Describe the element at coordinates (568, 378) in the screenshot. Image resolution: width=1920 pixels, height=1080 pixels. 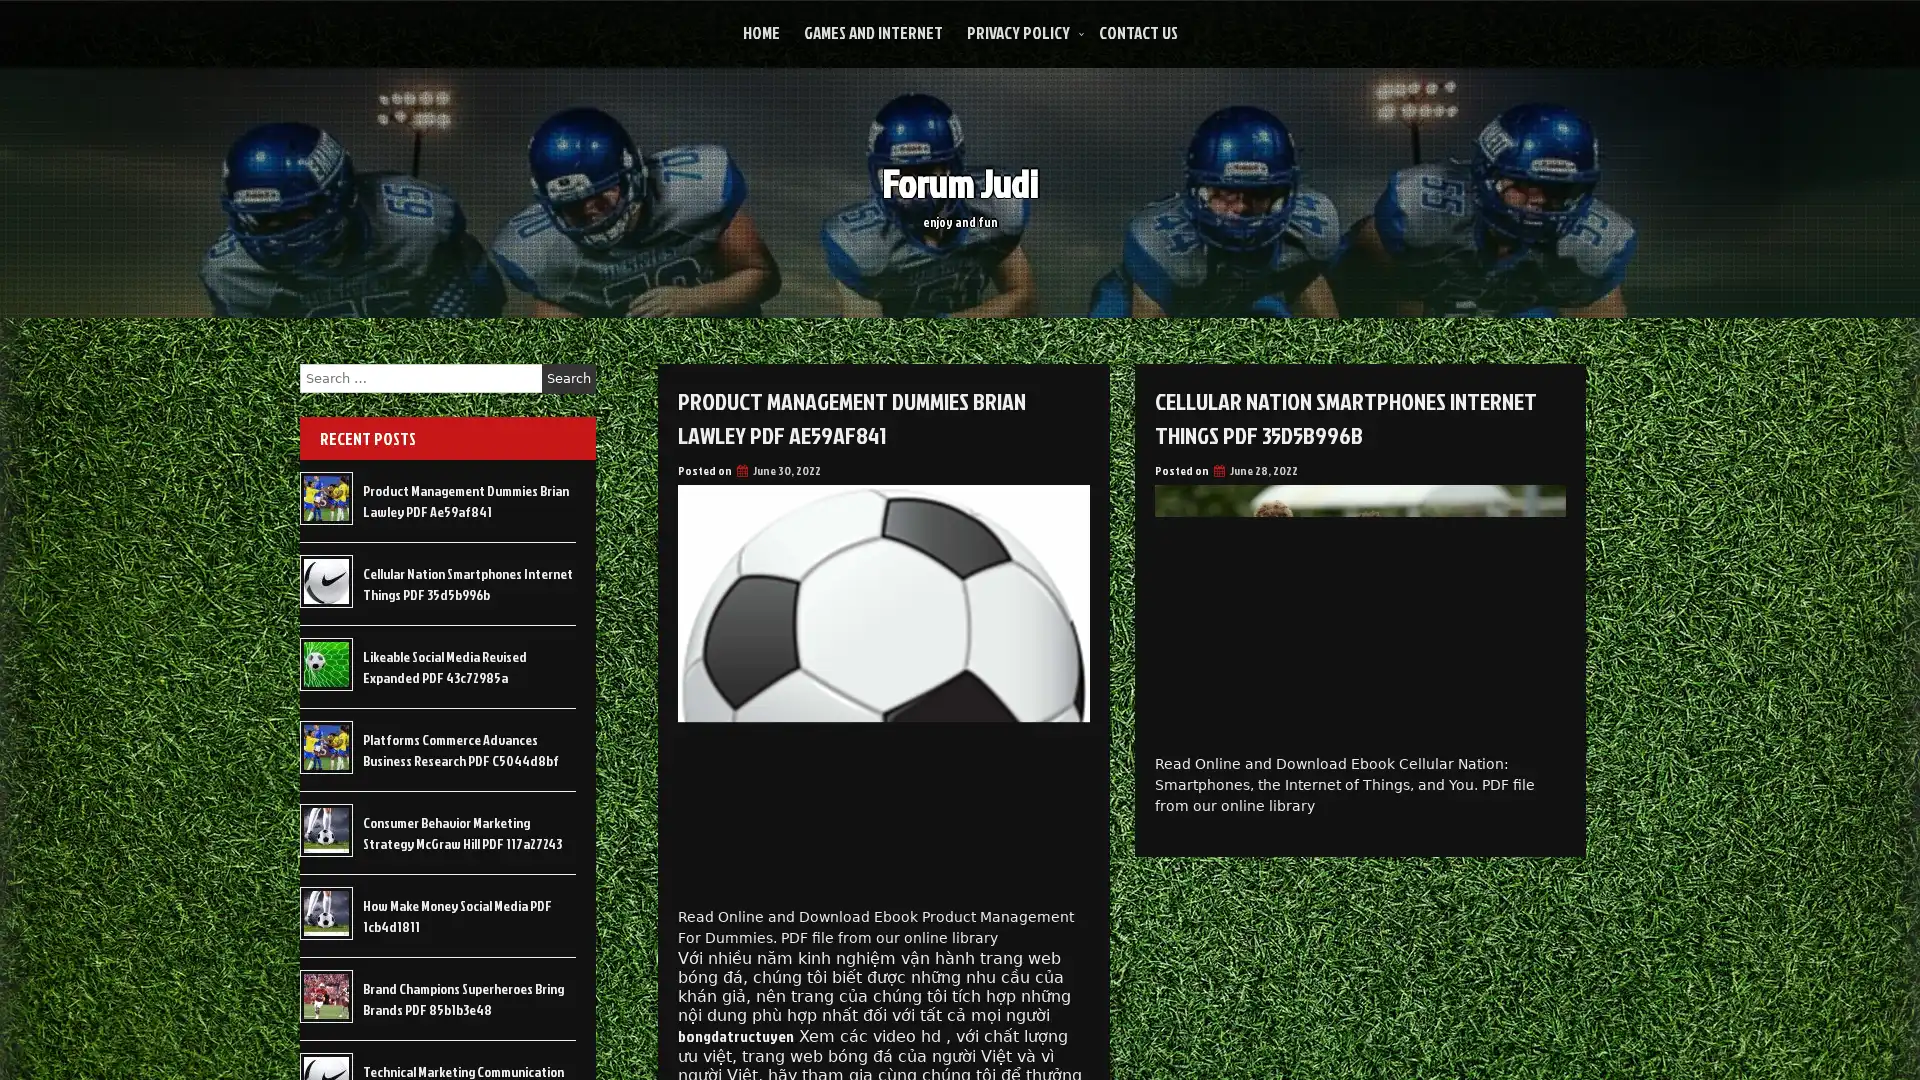
I see `Search` at that location.